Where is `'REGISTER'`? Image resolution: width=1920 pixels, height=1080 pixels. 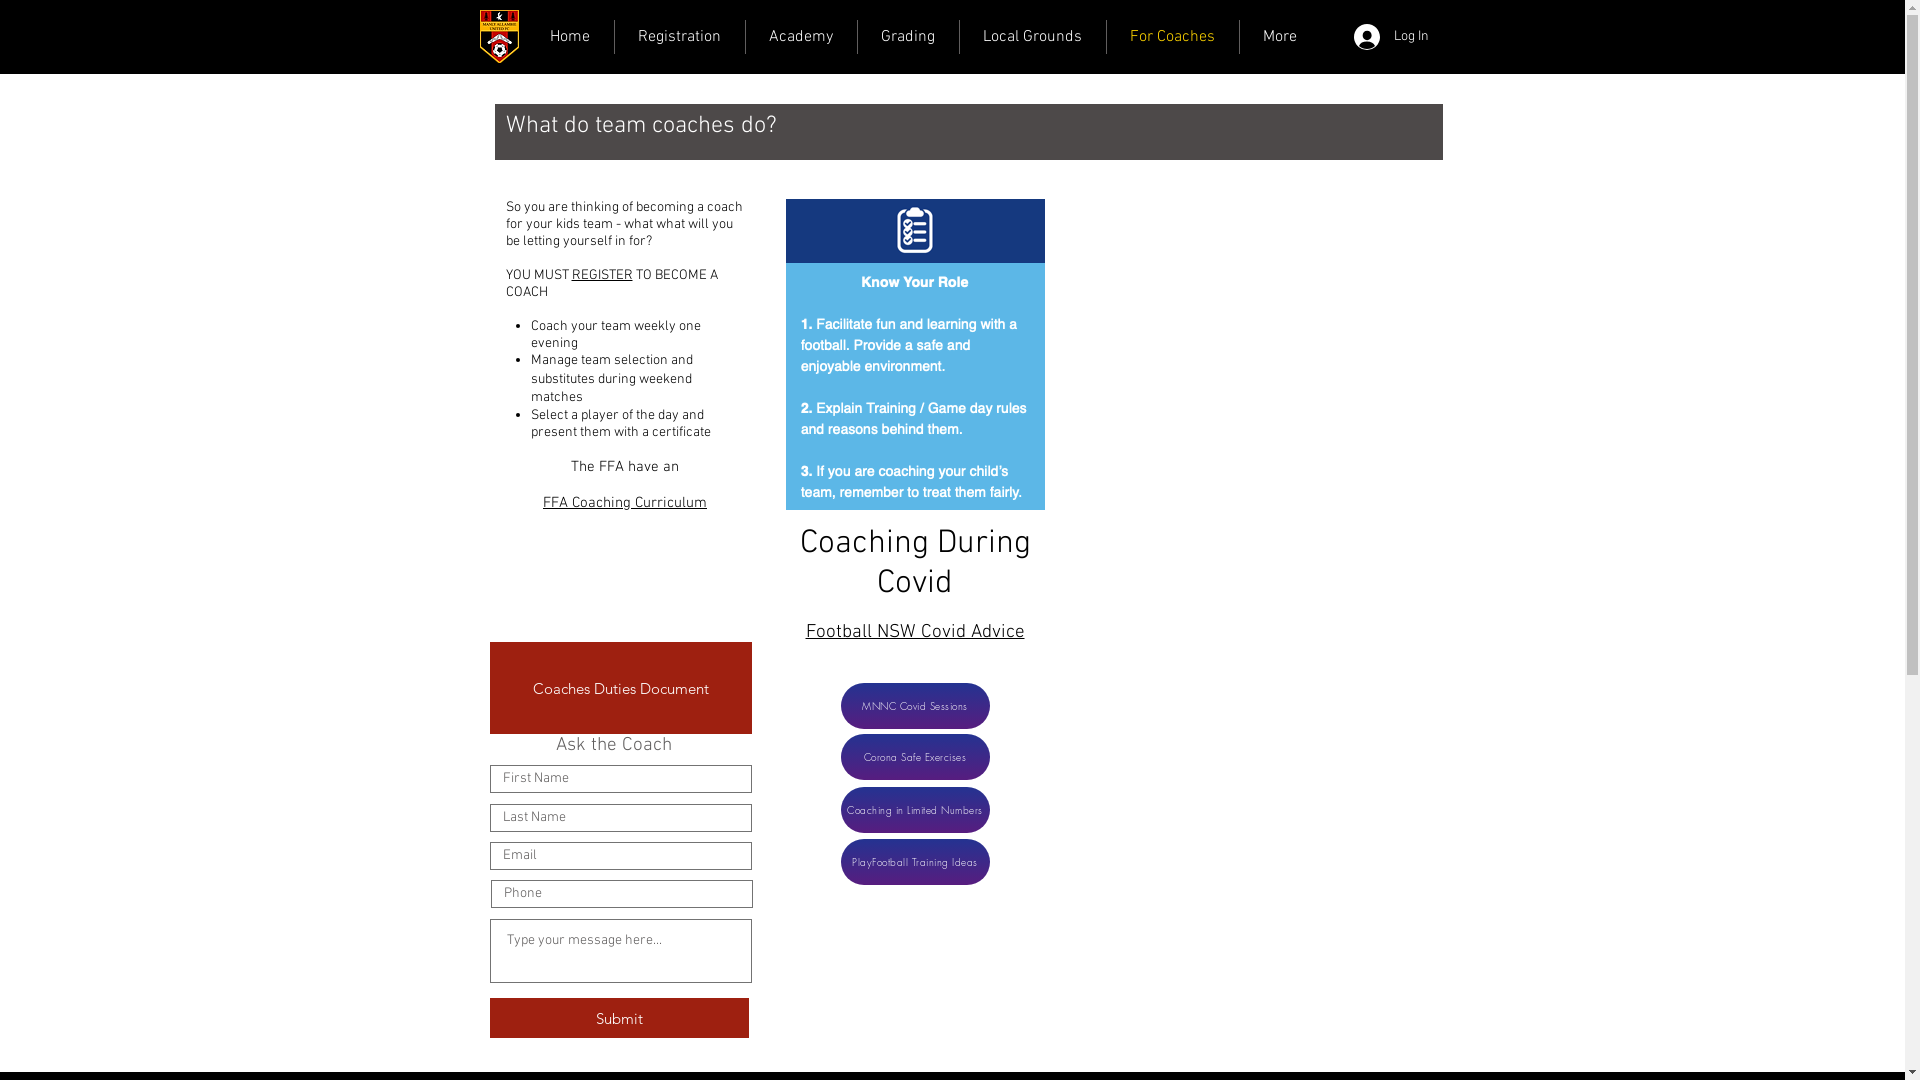
'REGISTER' is located at coordinates (570, 275).